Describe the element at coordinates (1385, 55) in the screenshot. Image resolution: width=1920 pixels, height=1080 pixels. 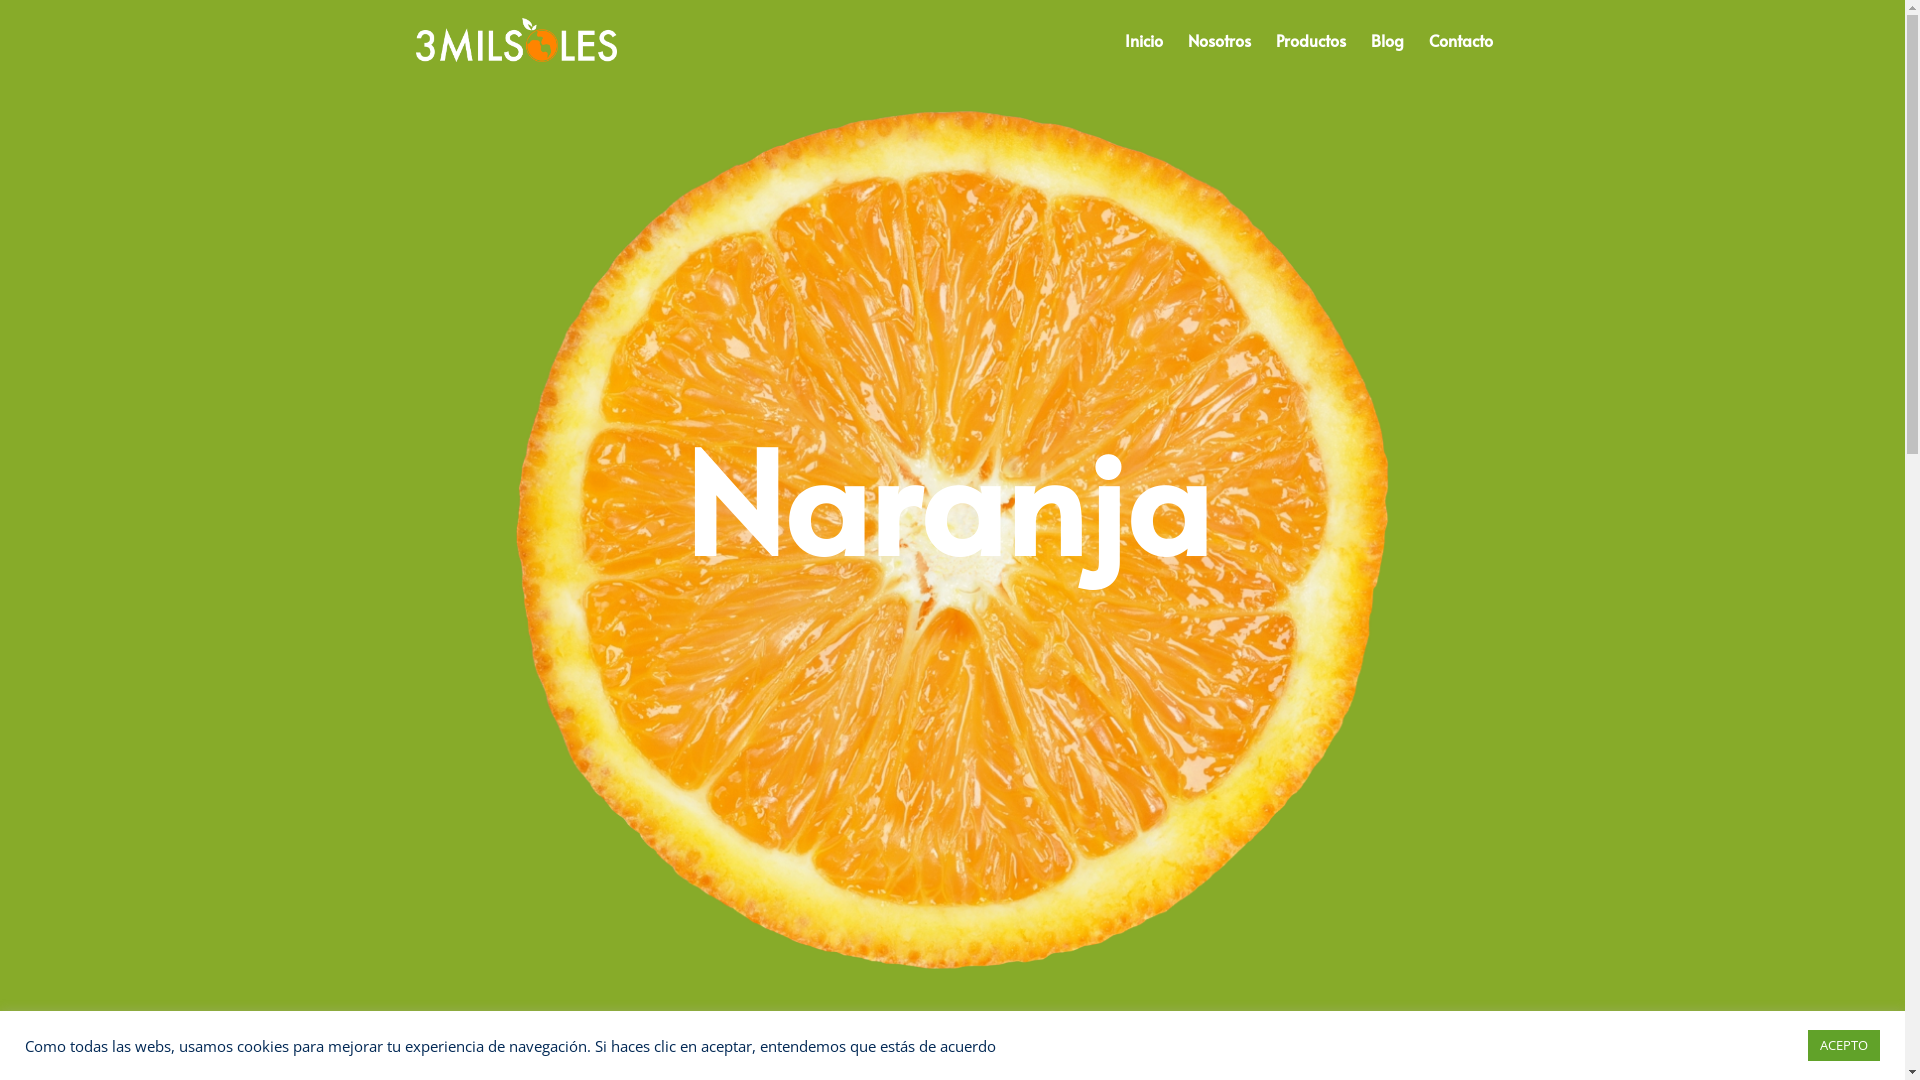
I see `'Blog'` at that location.